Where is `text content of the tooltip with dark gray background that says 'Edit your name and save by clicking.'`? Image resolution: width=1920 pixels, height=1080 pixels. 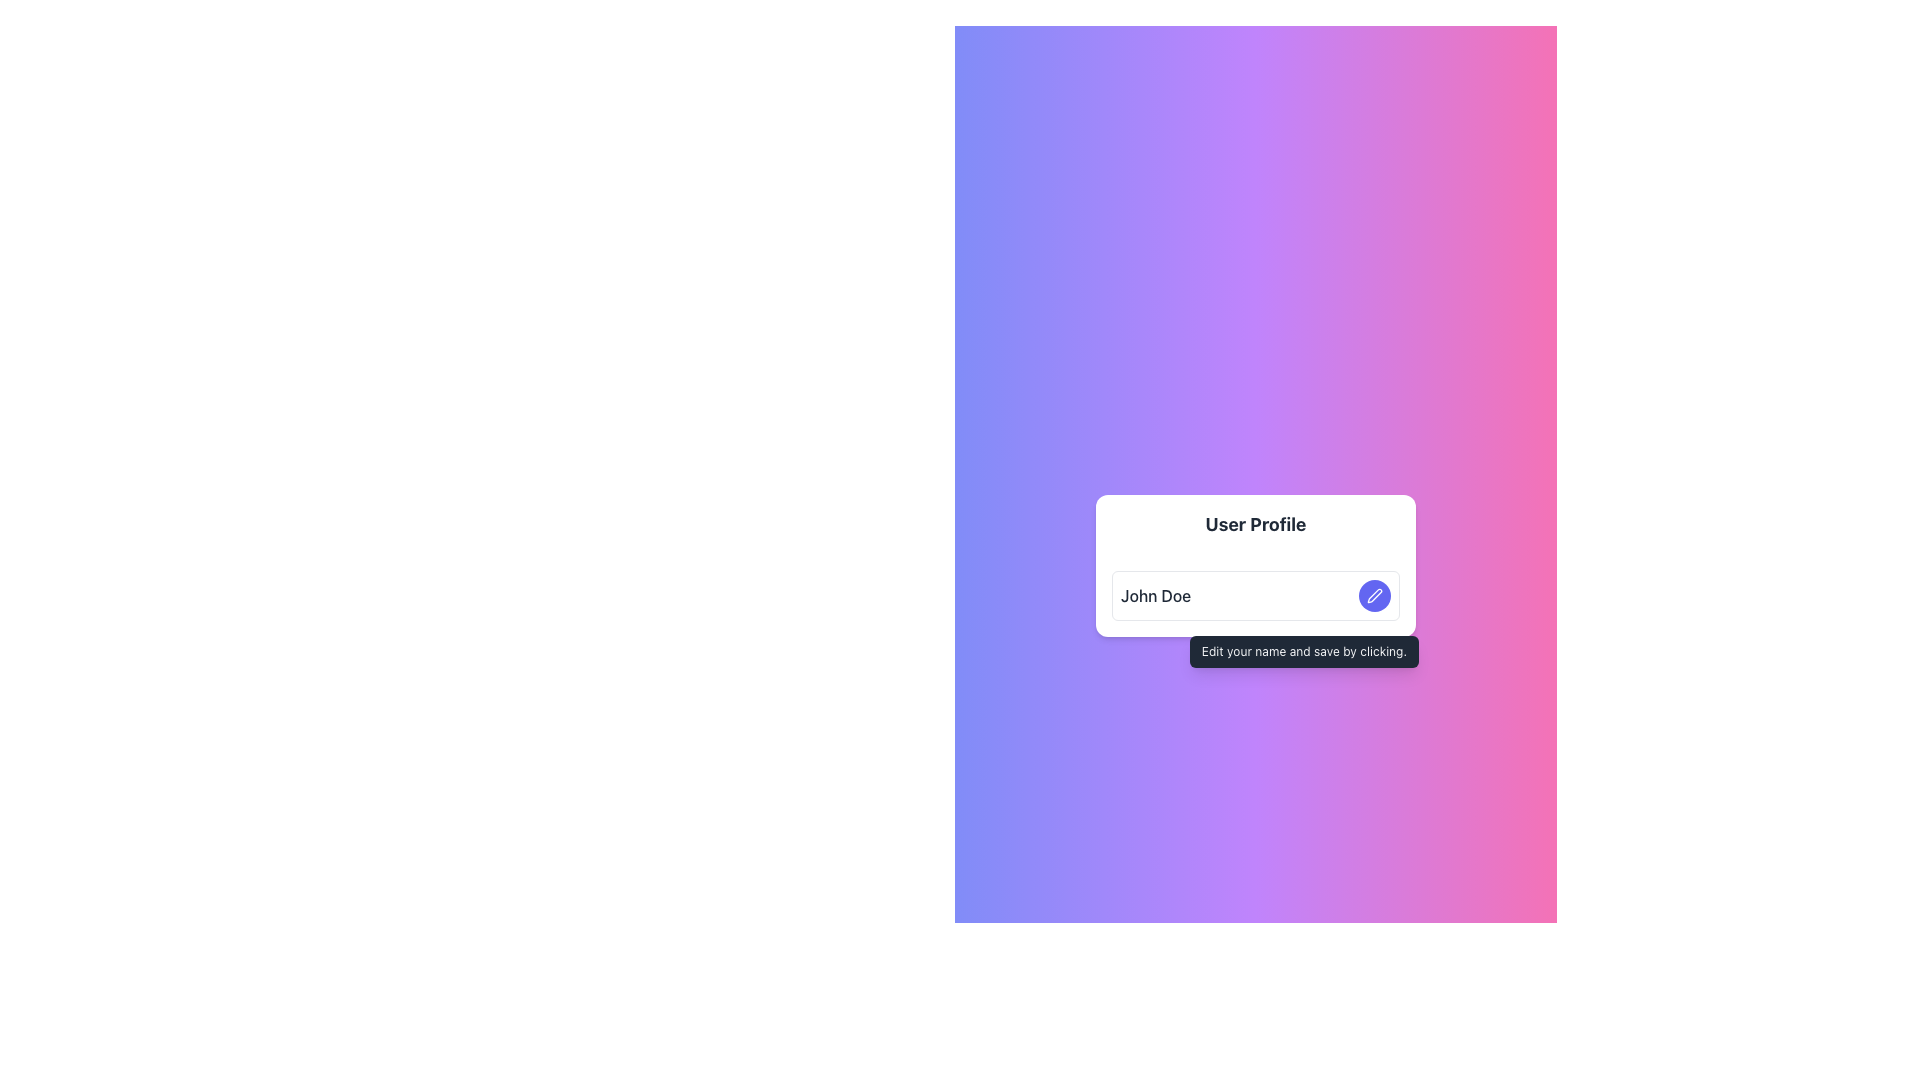 text content of the tooltip with dark gray background that says 'Edit your name and save by clicking.' is located at coordinates (1304, 651).